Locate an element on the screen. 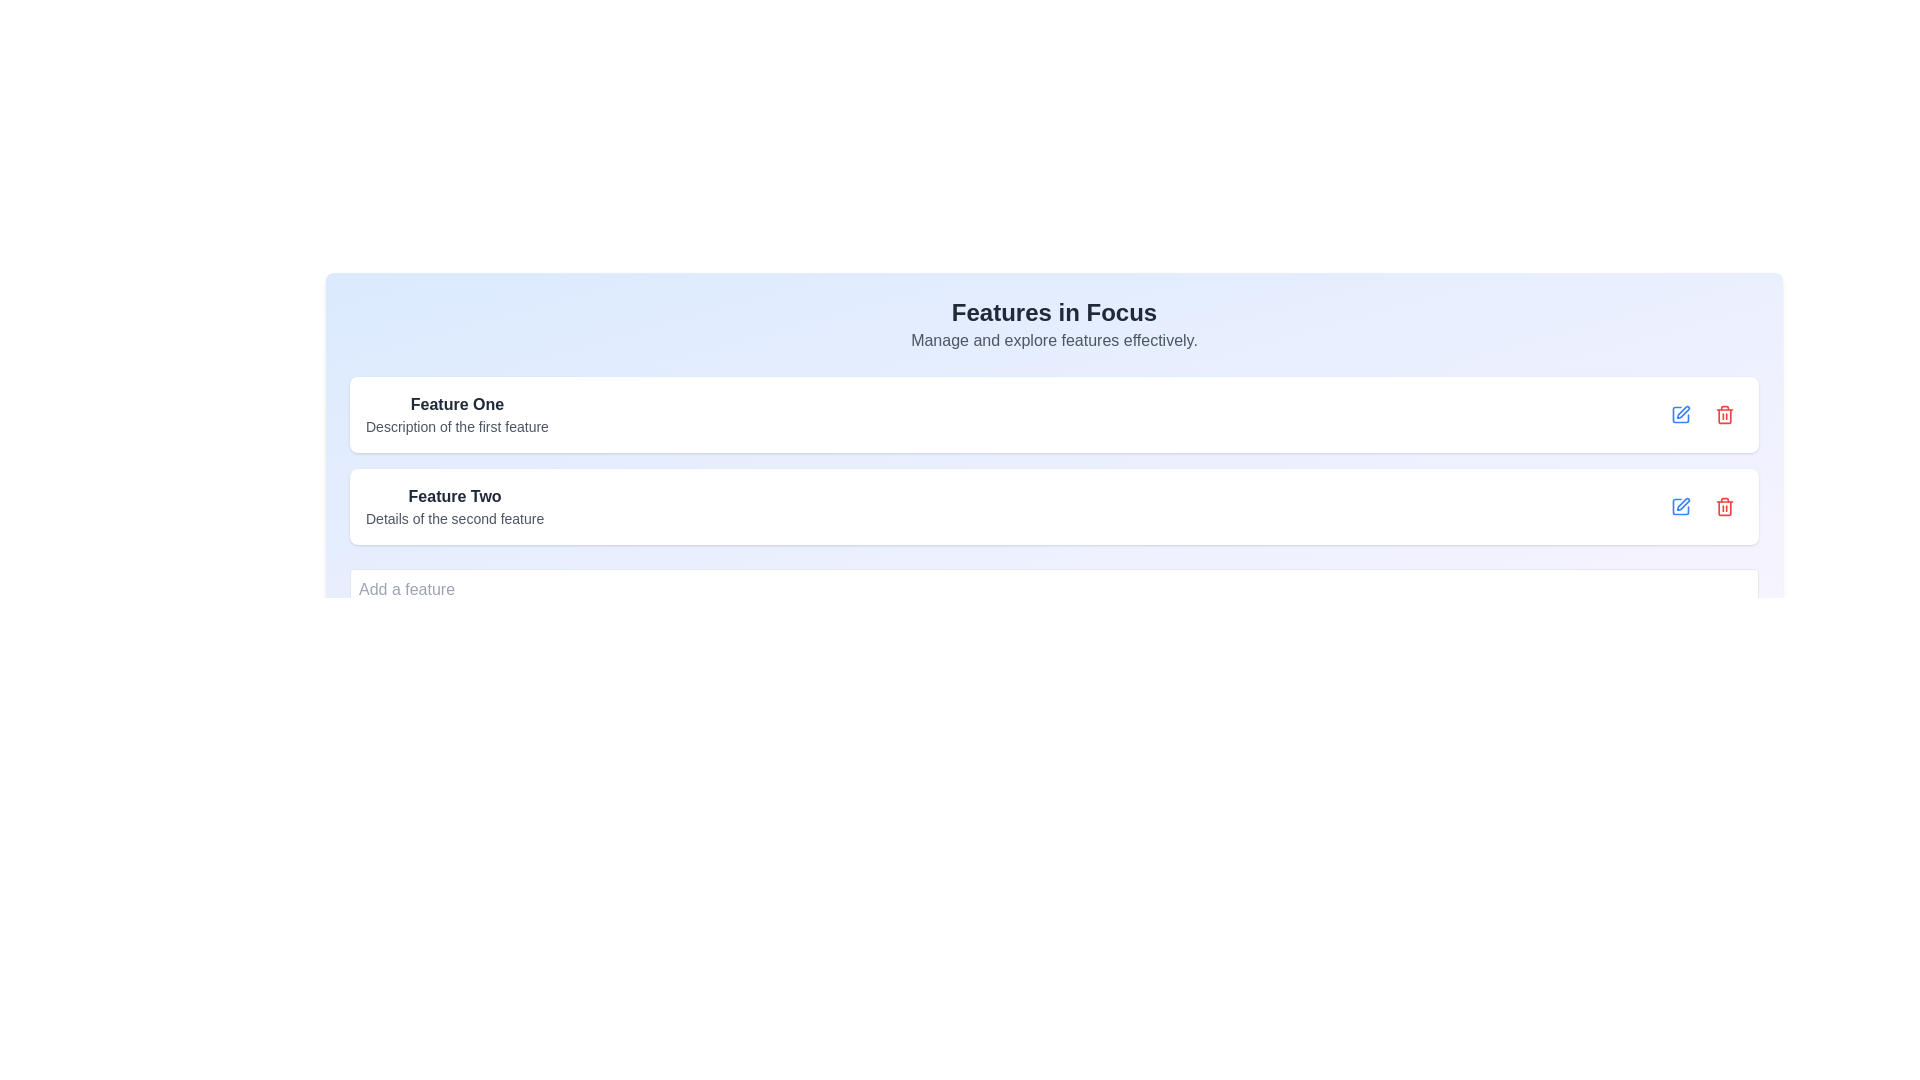 The width and height of the screenshot is (1920, 1080). the edit button icon located in the second feature block on the right end, adjacent to the red trash icon is located at coordinates (1680, 505).